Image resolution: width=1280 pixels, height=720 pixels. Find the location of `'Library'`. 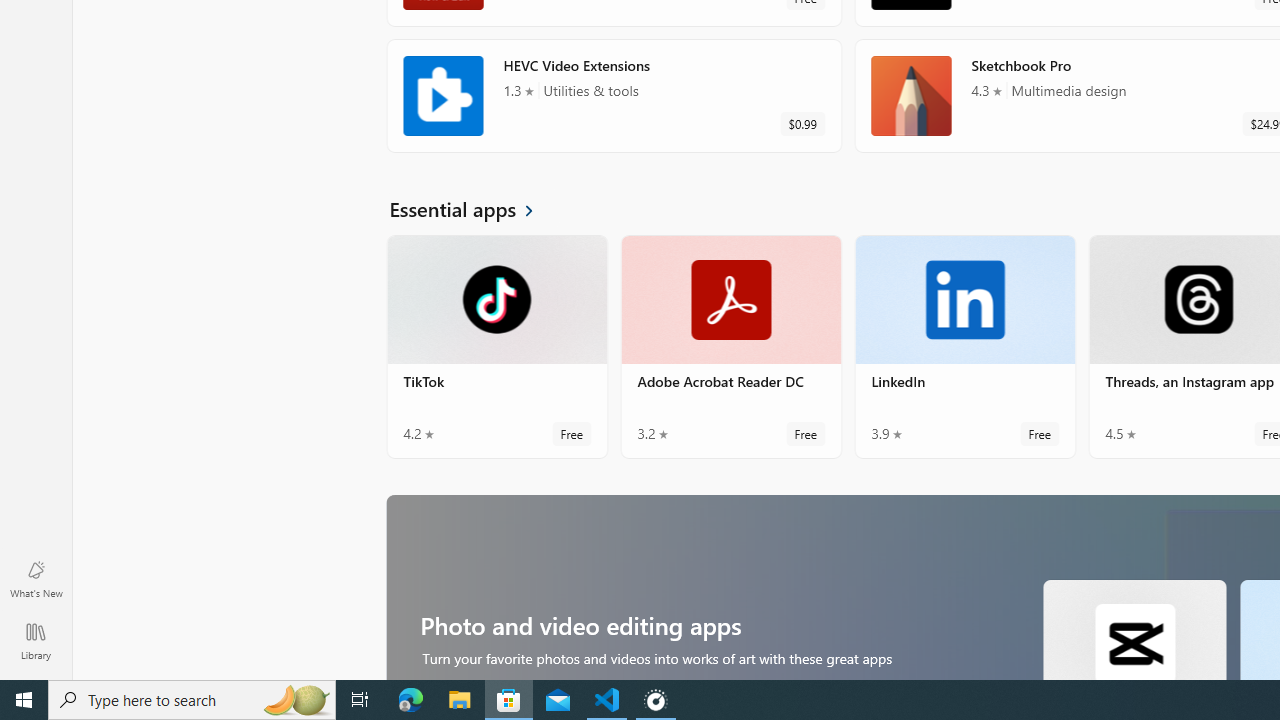

'Library' is located at coordinates (35, 640).